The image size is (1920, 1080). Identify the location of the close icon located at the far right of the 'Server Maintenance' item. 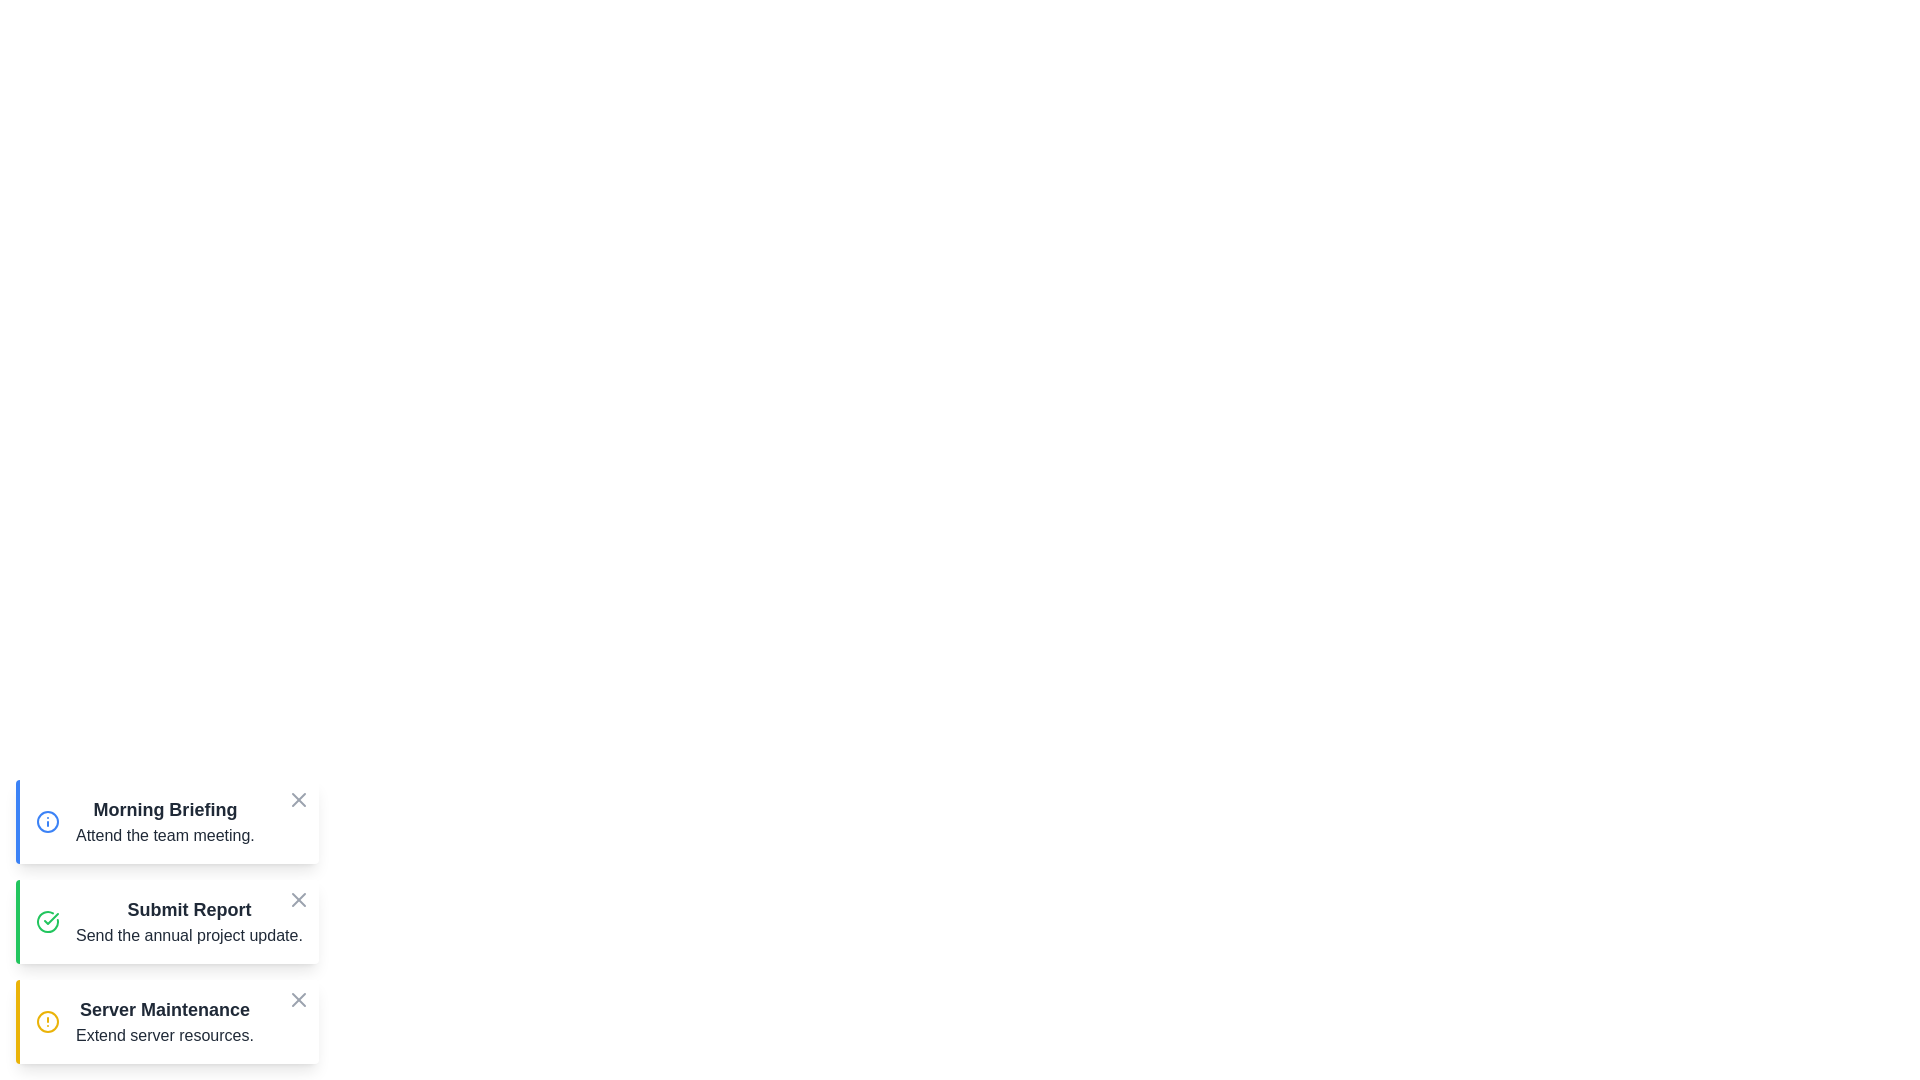
(297, 999).